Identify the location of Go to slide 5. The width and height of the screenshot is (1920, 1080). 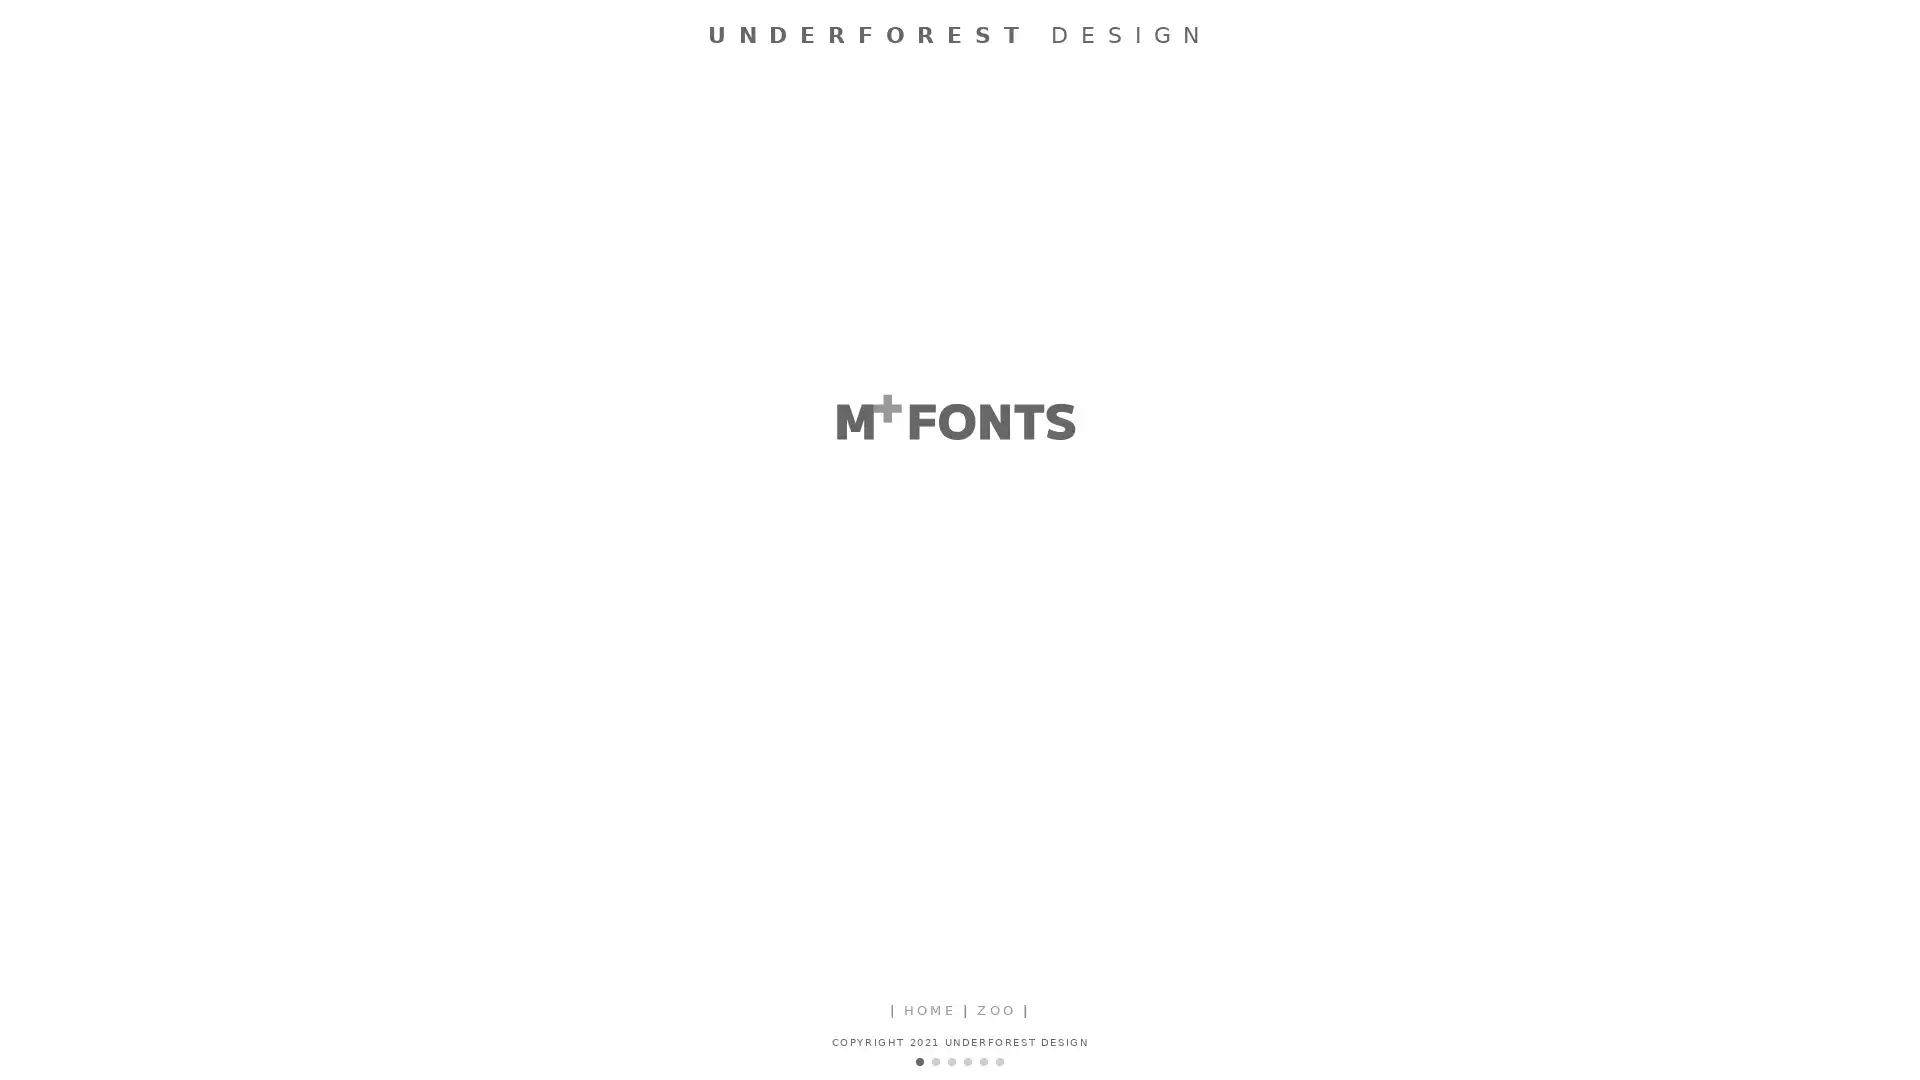
(983, 1060).